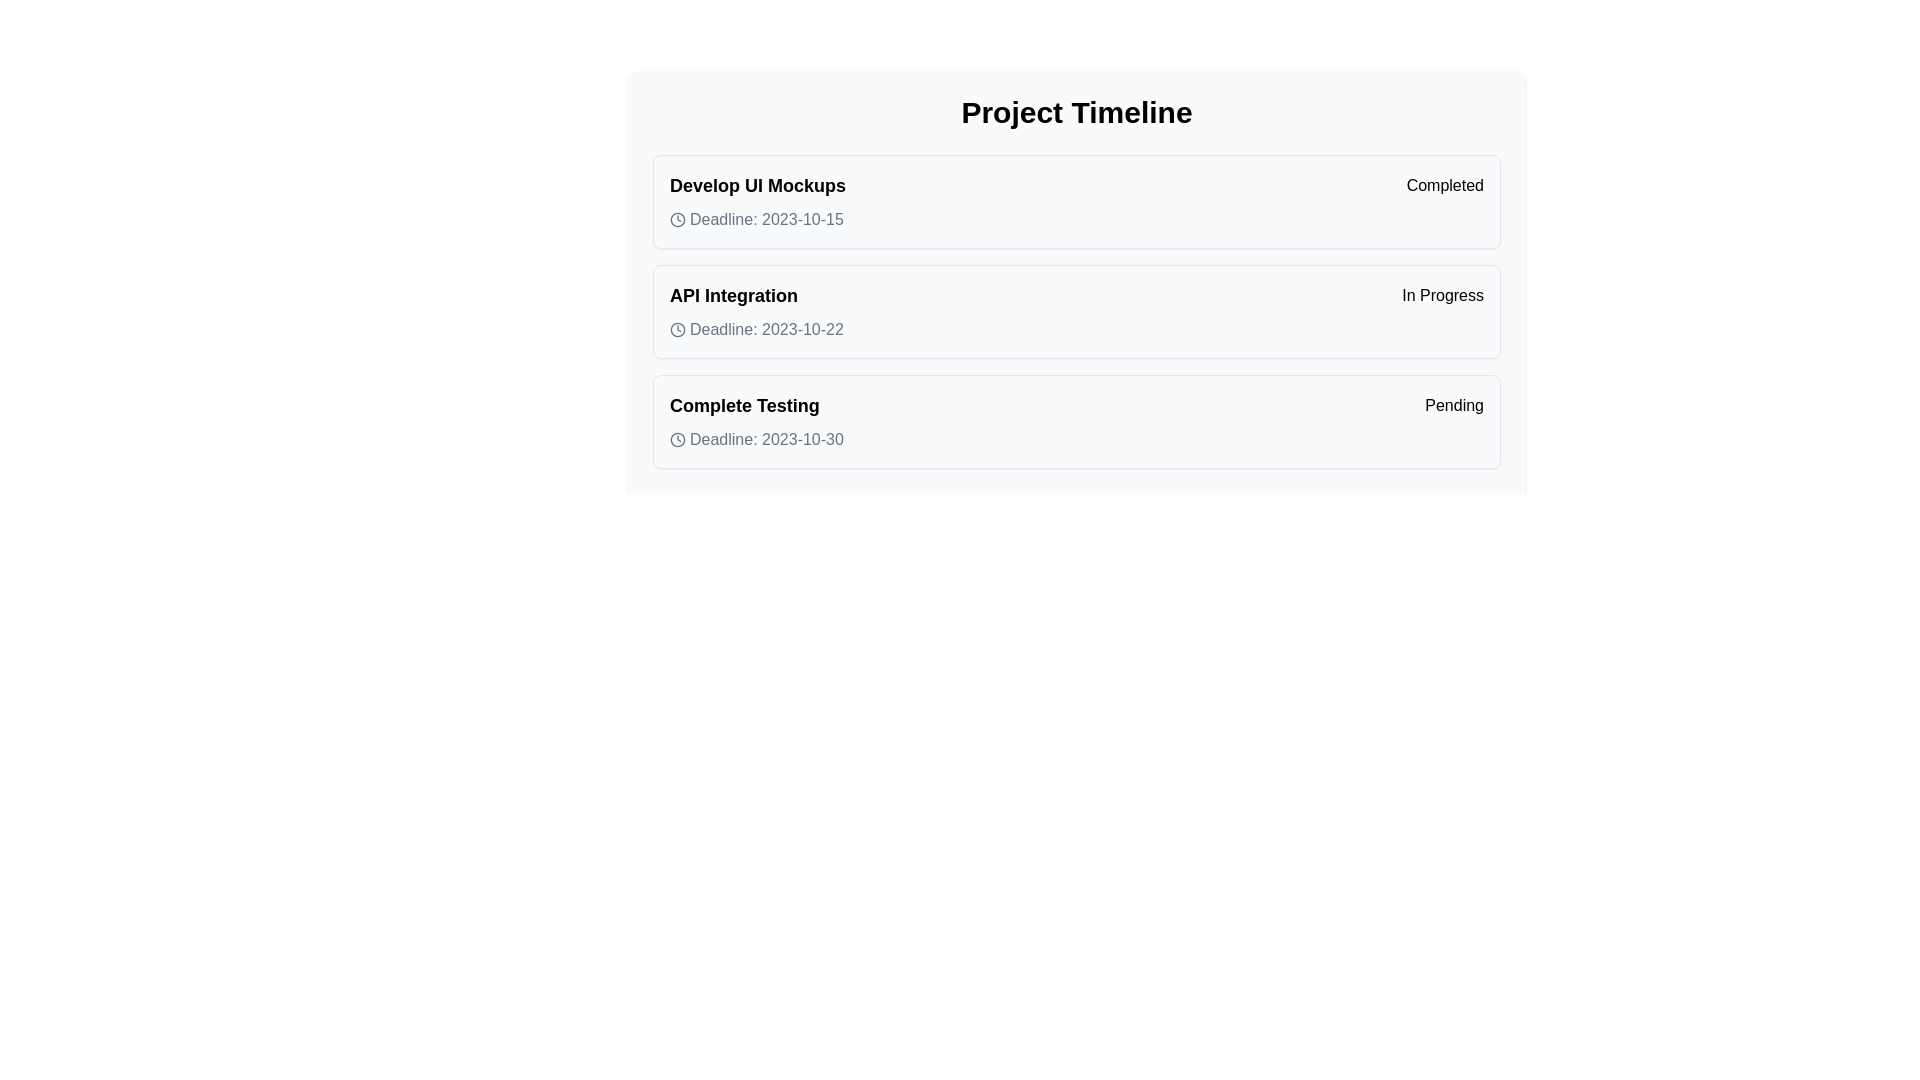  Describe the element at coordinates (743, 405) in the screenshot. I see `the 'Complete Testing' text label in the bottommost row of the task list, which is aligned with the 'Pending' badge and the deadline below` at that location.